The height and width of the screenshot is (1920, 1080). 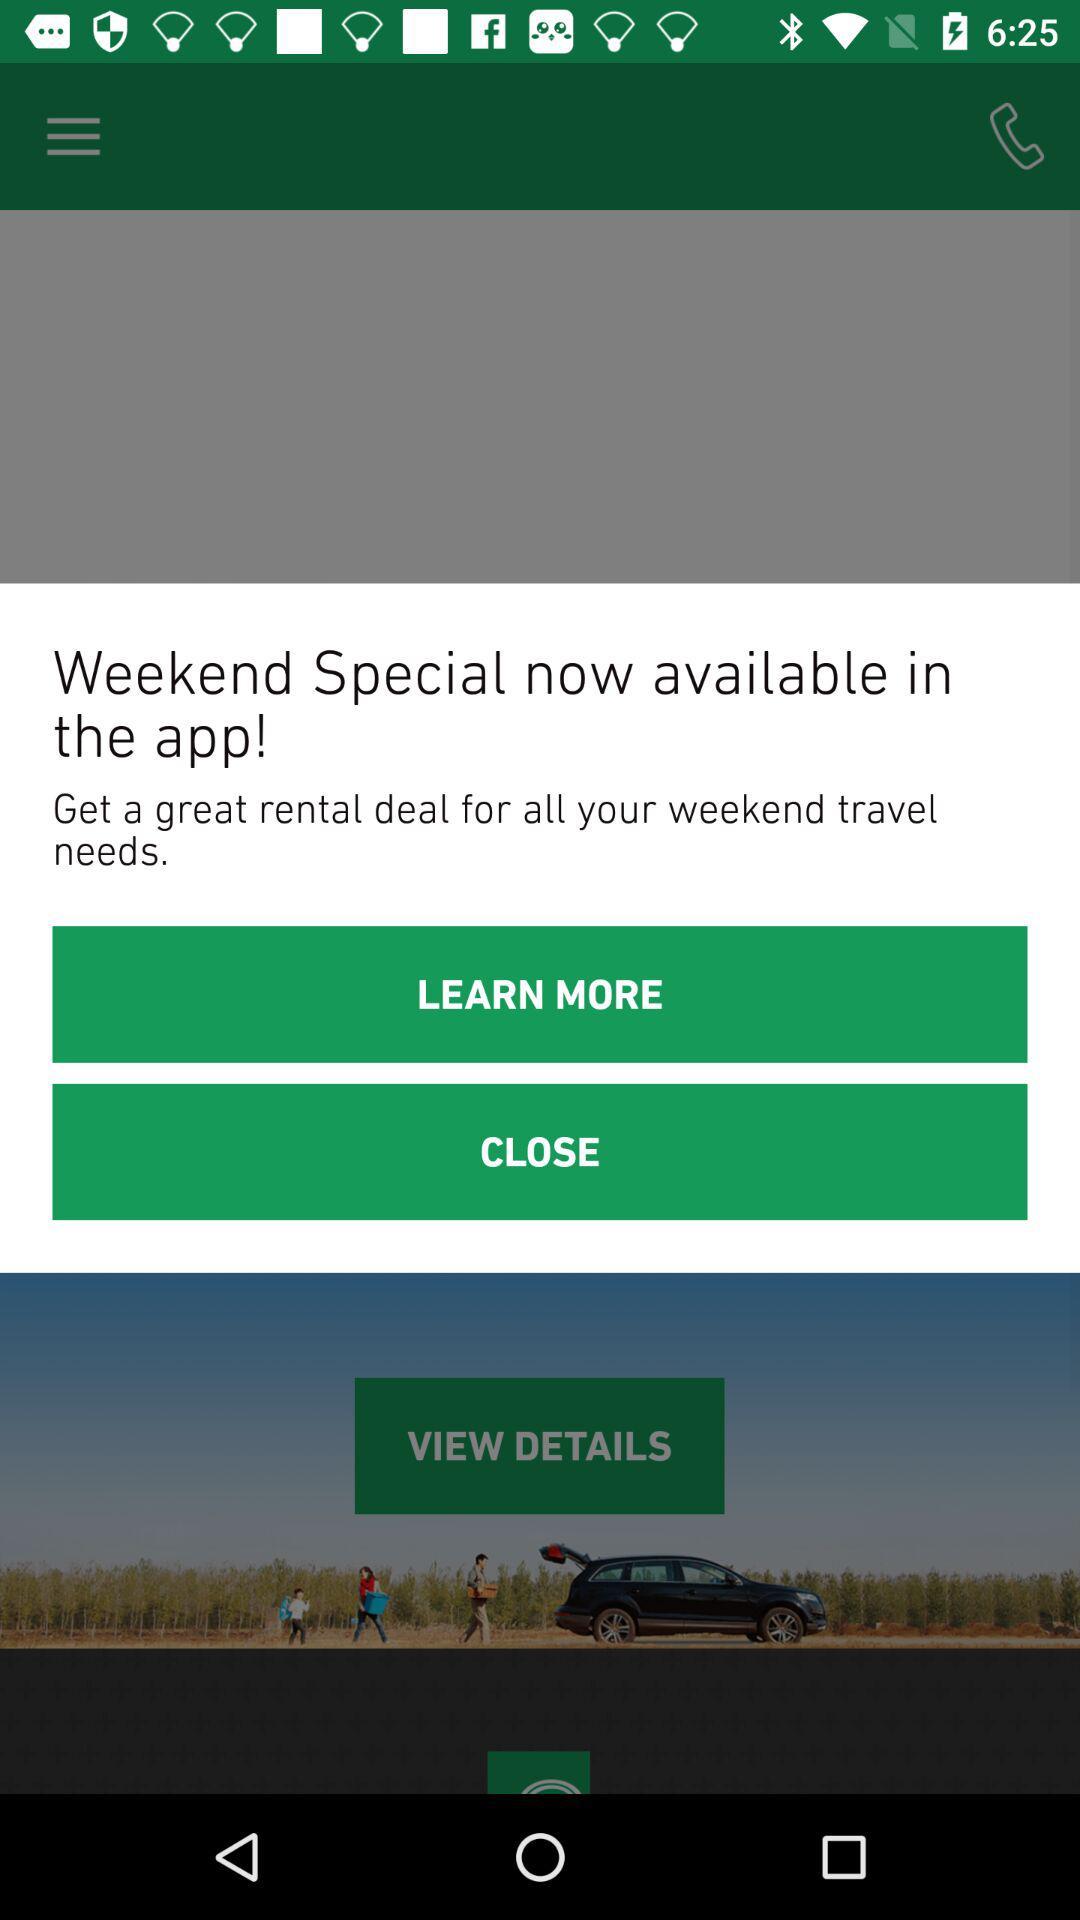 I want to click on the learn more item, so click(x=540, y=994).